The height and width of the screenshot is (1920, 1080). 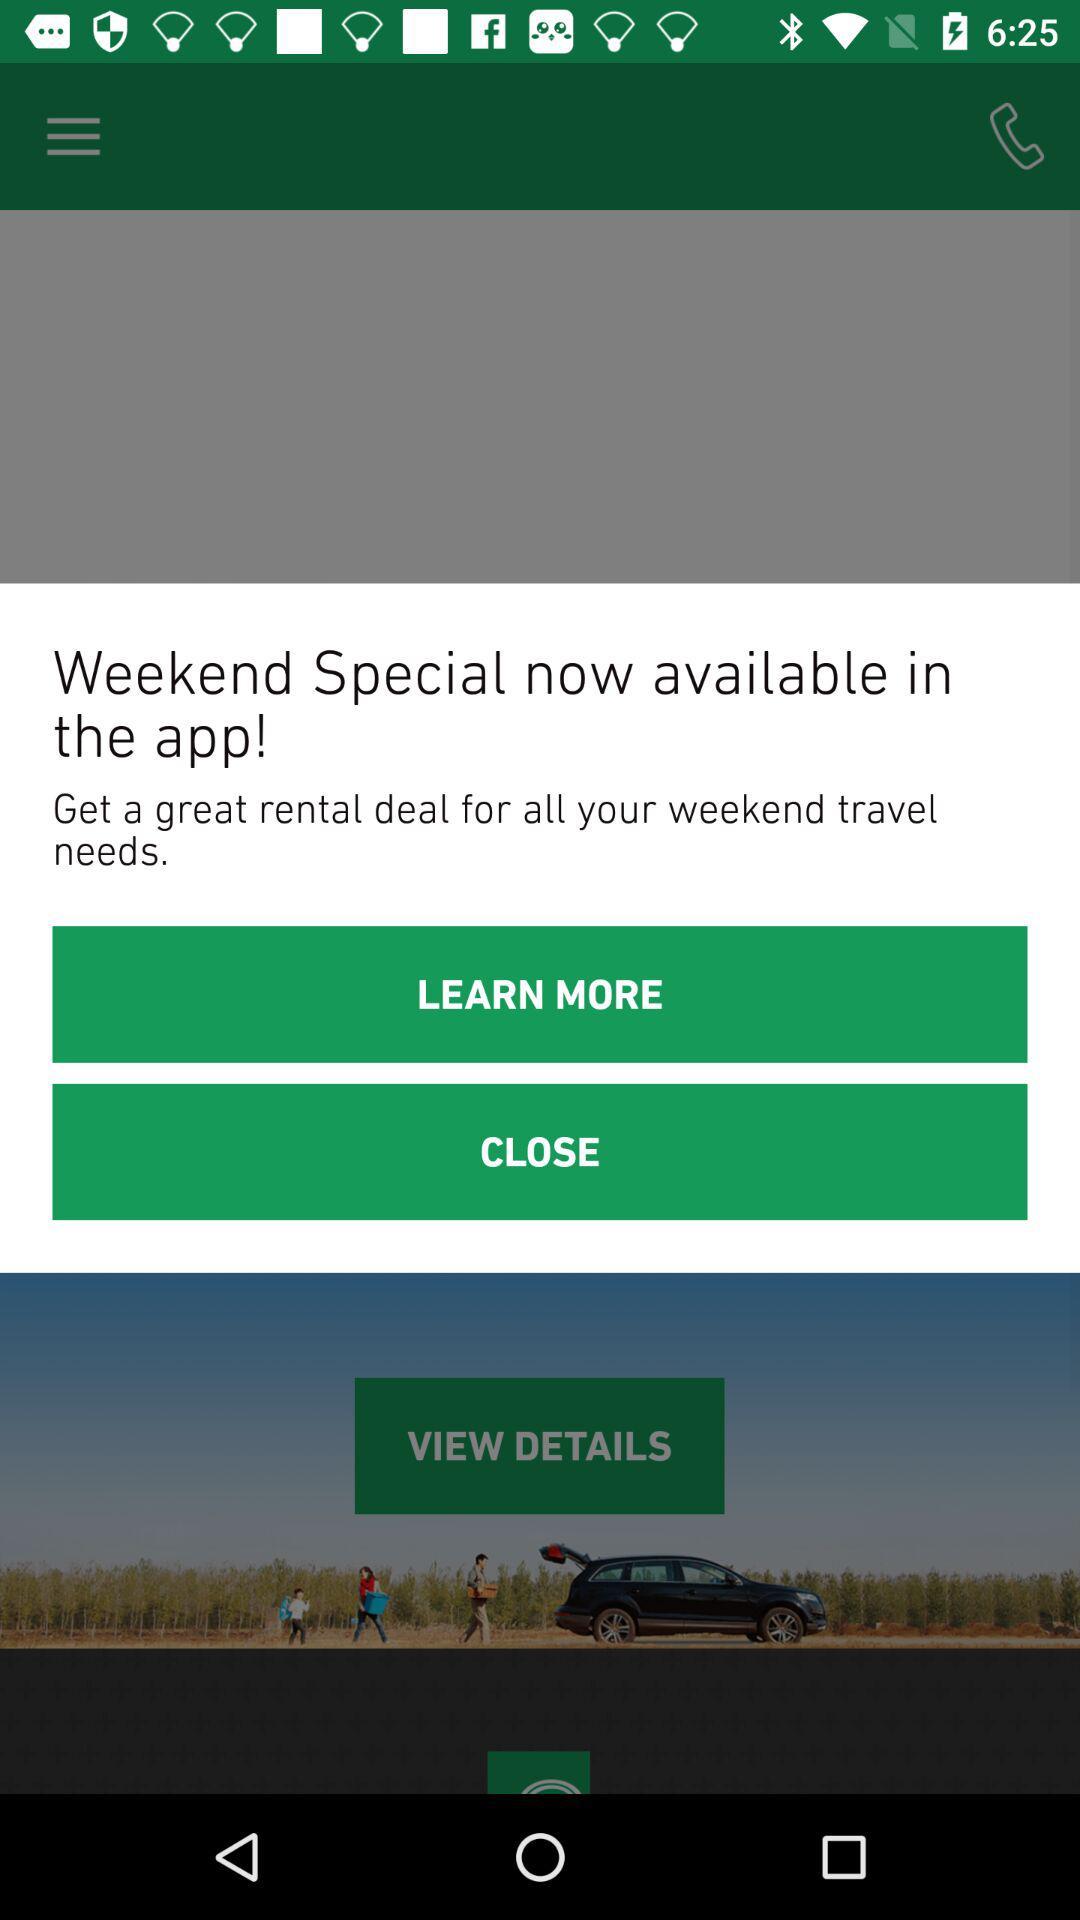 I want to click on the learn more item, so click(x=540, y=994).